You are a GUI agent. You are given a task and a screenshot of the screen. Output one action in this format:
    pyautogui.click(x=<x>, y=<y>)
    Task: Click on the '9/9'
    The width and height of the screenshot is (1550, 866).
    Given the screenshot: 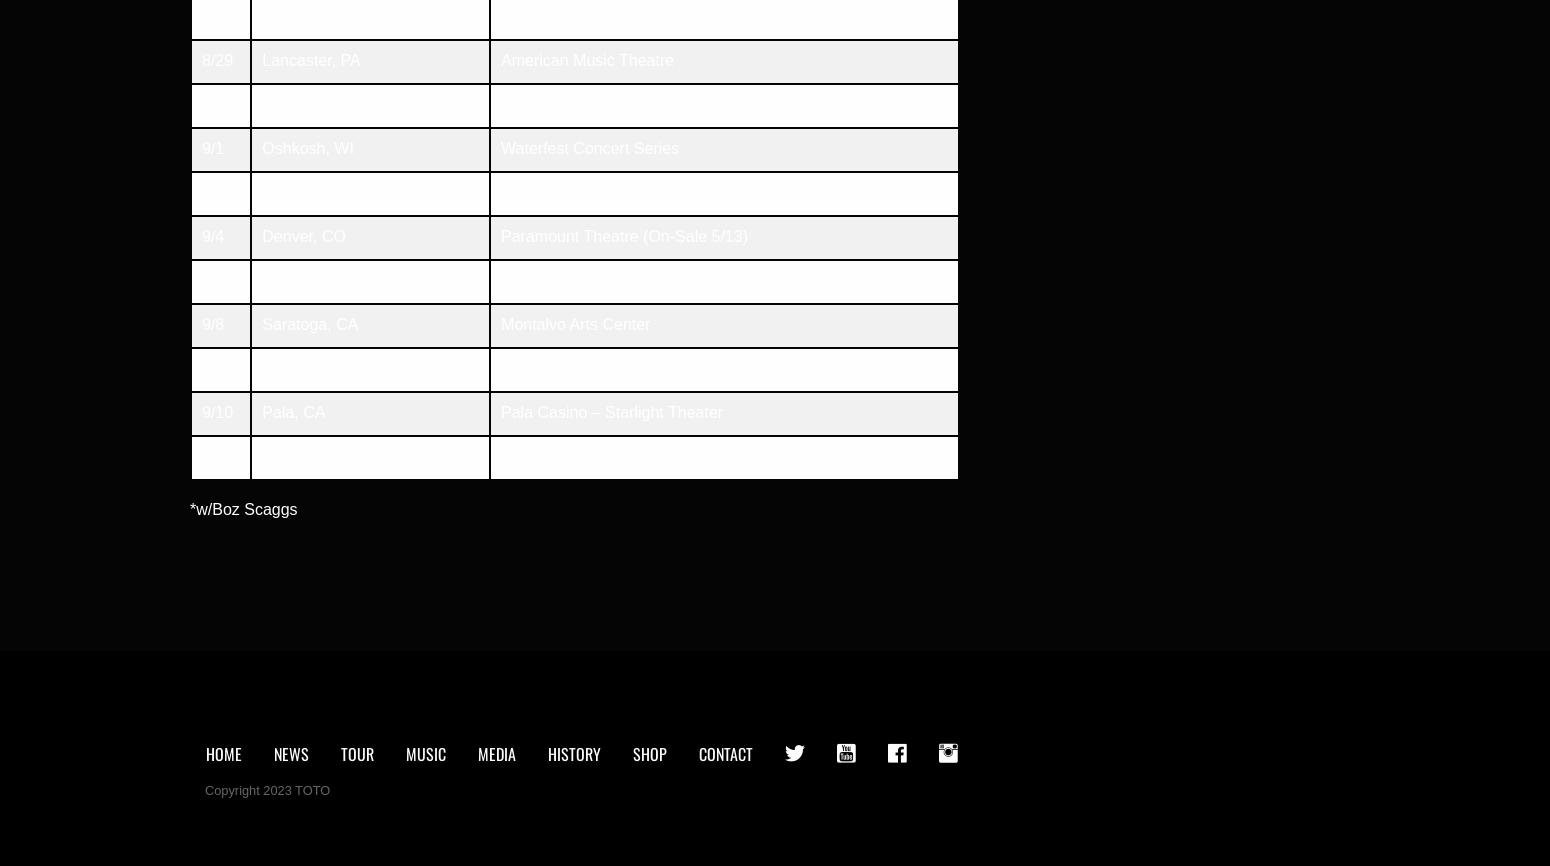 What is the action you would take?
    pyautogui.click(x=211, y=367)
    